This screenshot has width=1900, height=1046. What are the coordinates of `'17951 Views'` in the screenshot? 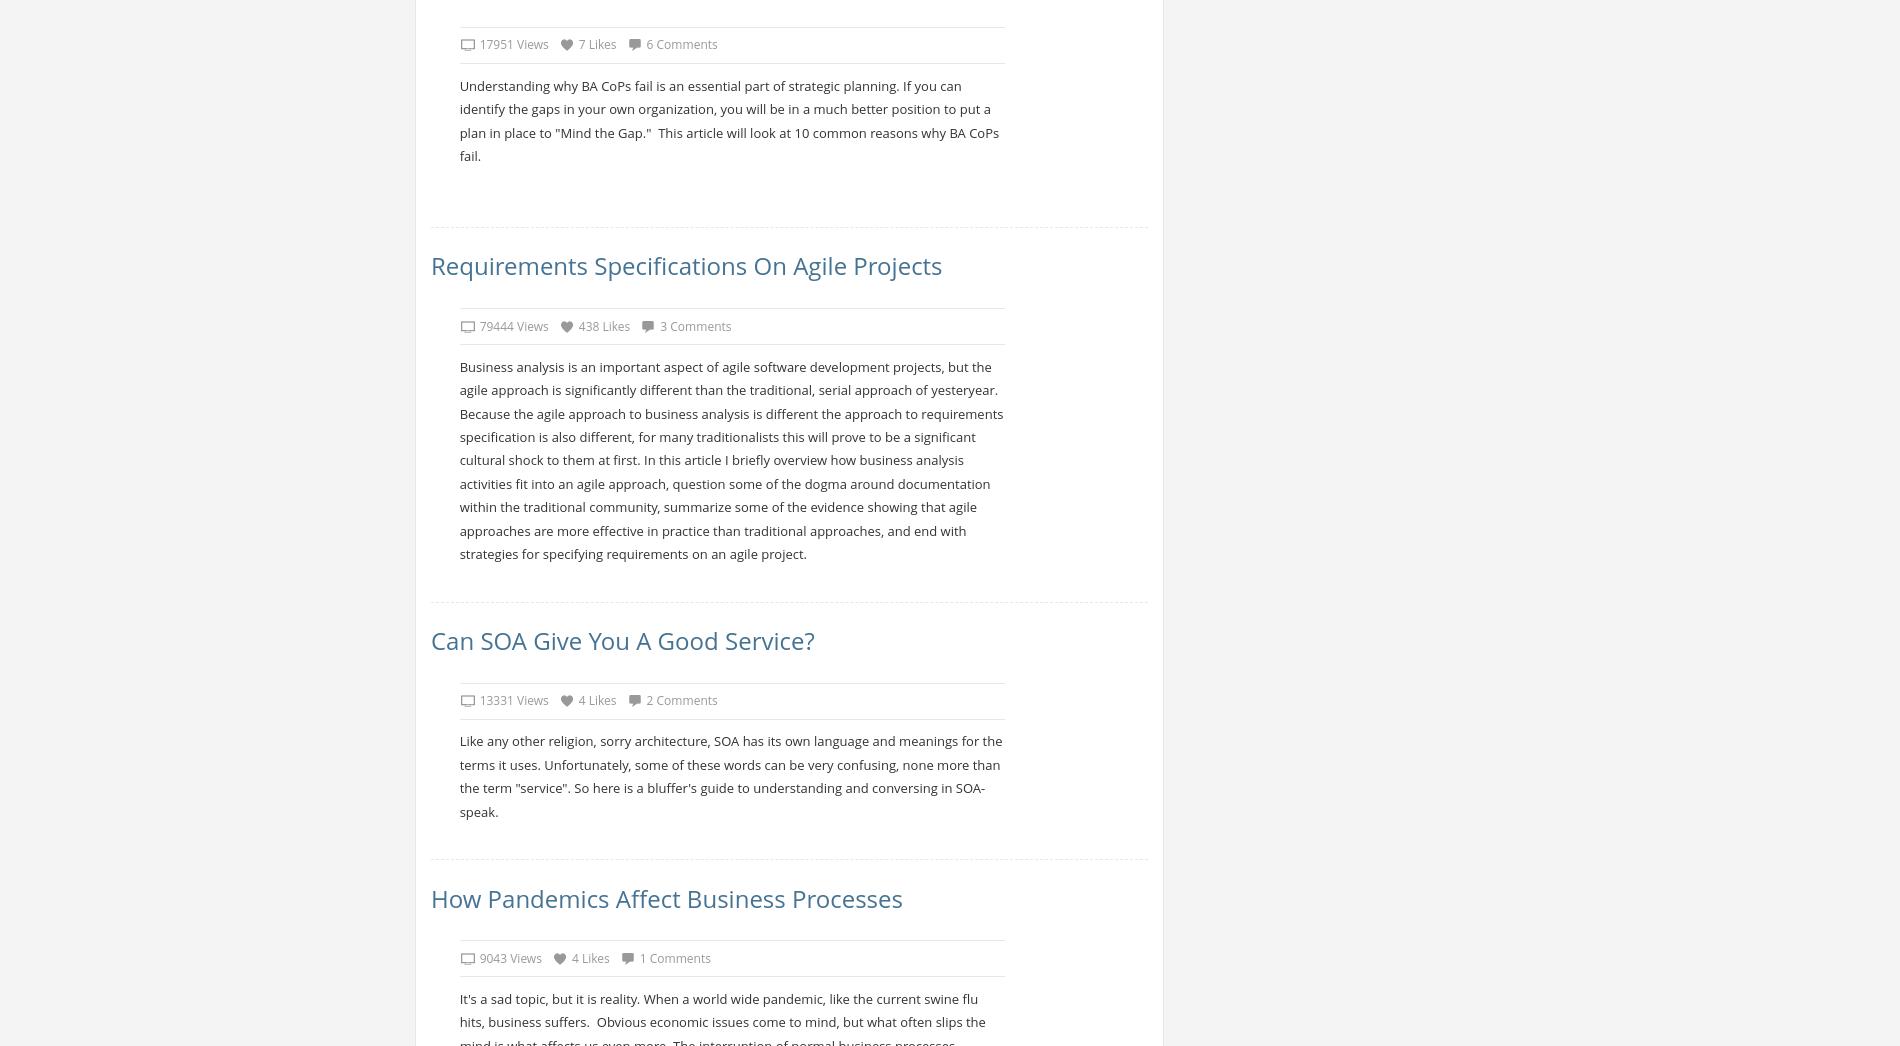 It's located at (513, 43).